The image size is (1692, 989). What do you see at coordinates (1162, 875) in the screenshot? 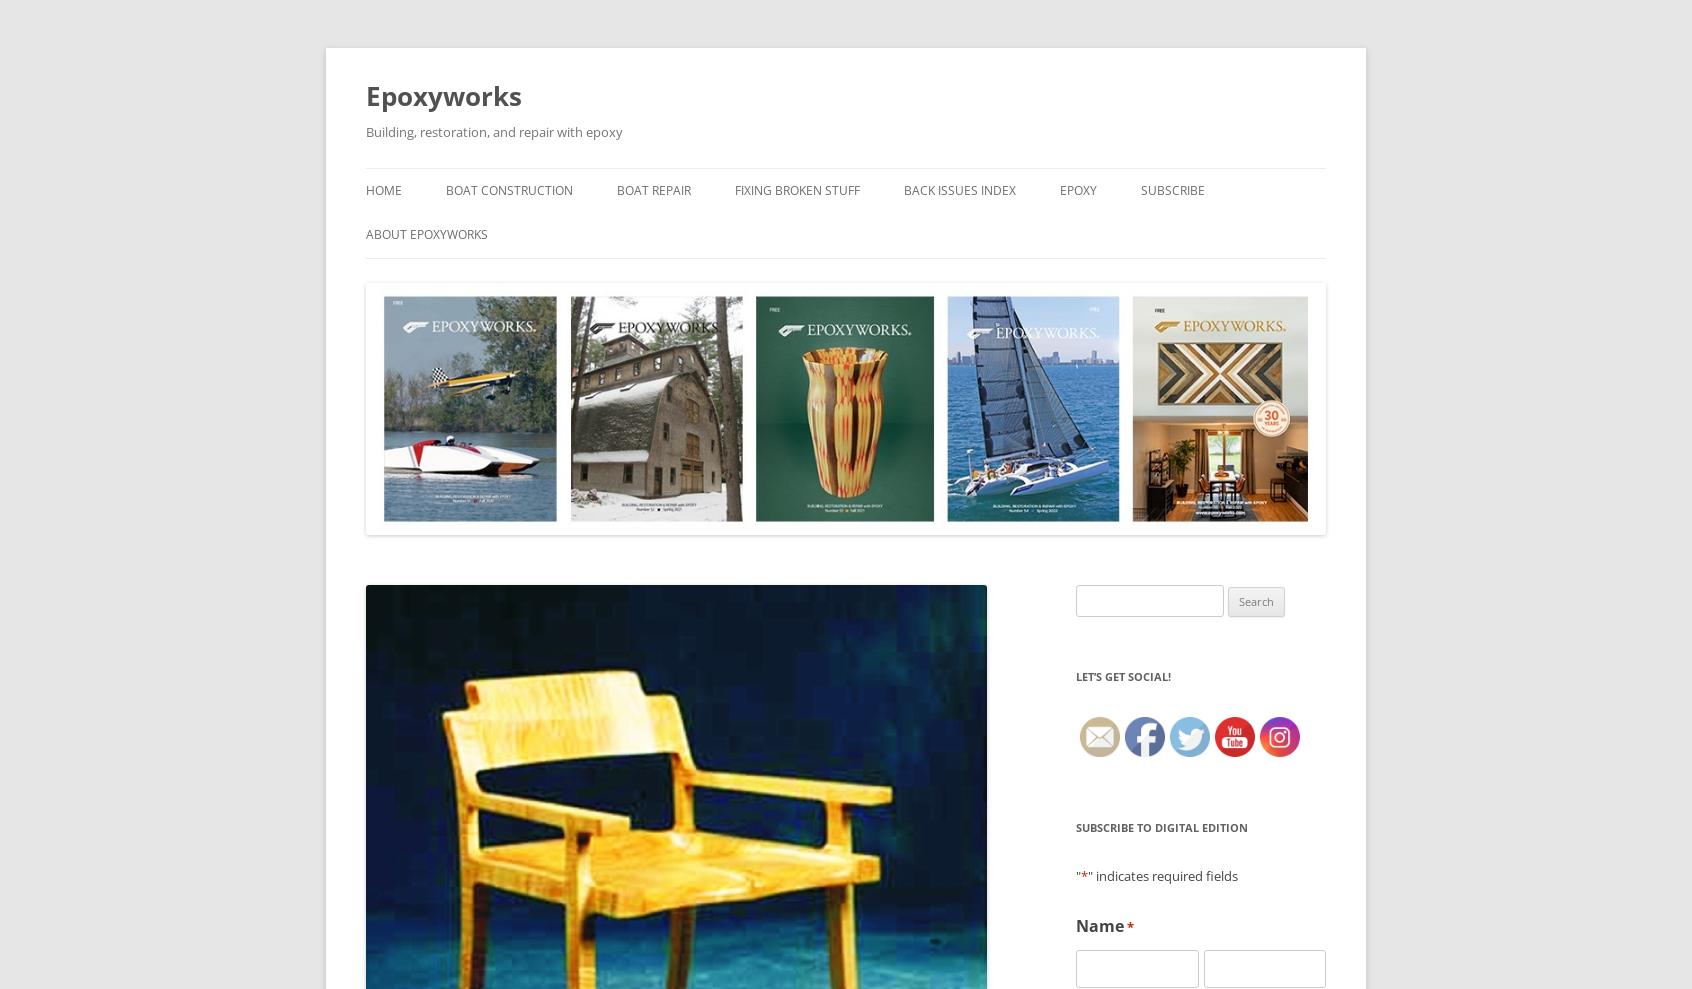
I see `'" indicates required fields'` at bounding box center [1162, 875].